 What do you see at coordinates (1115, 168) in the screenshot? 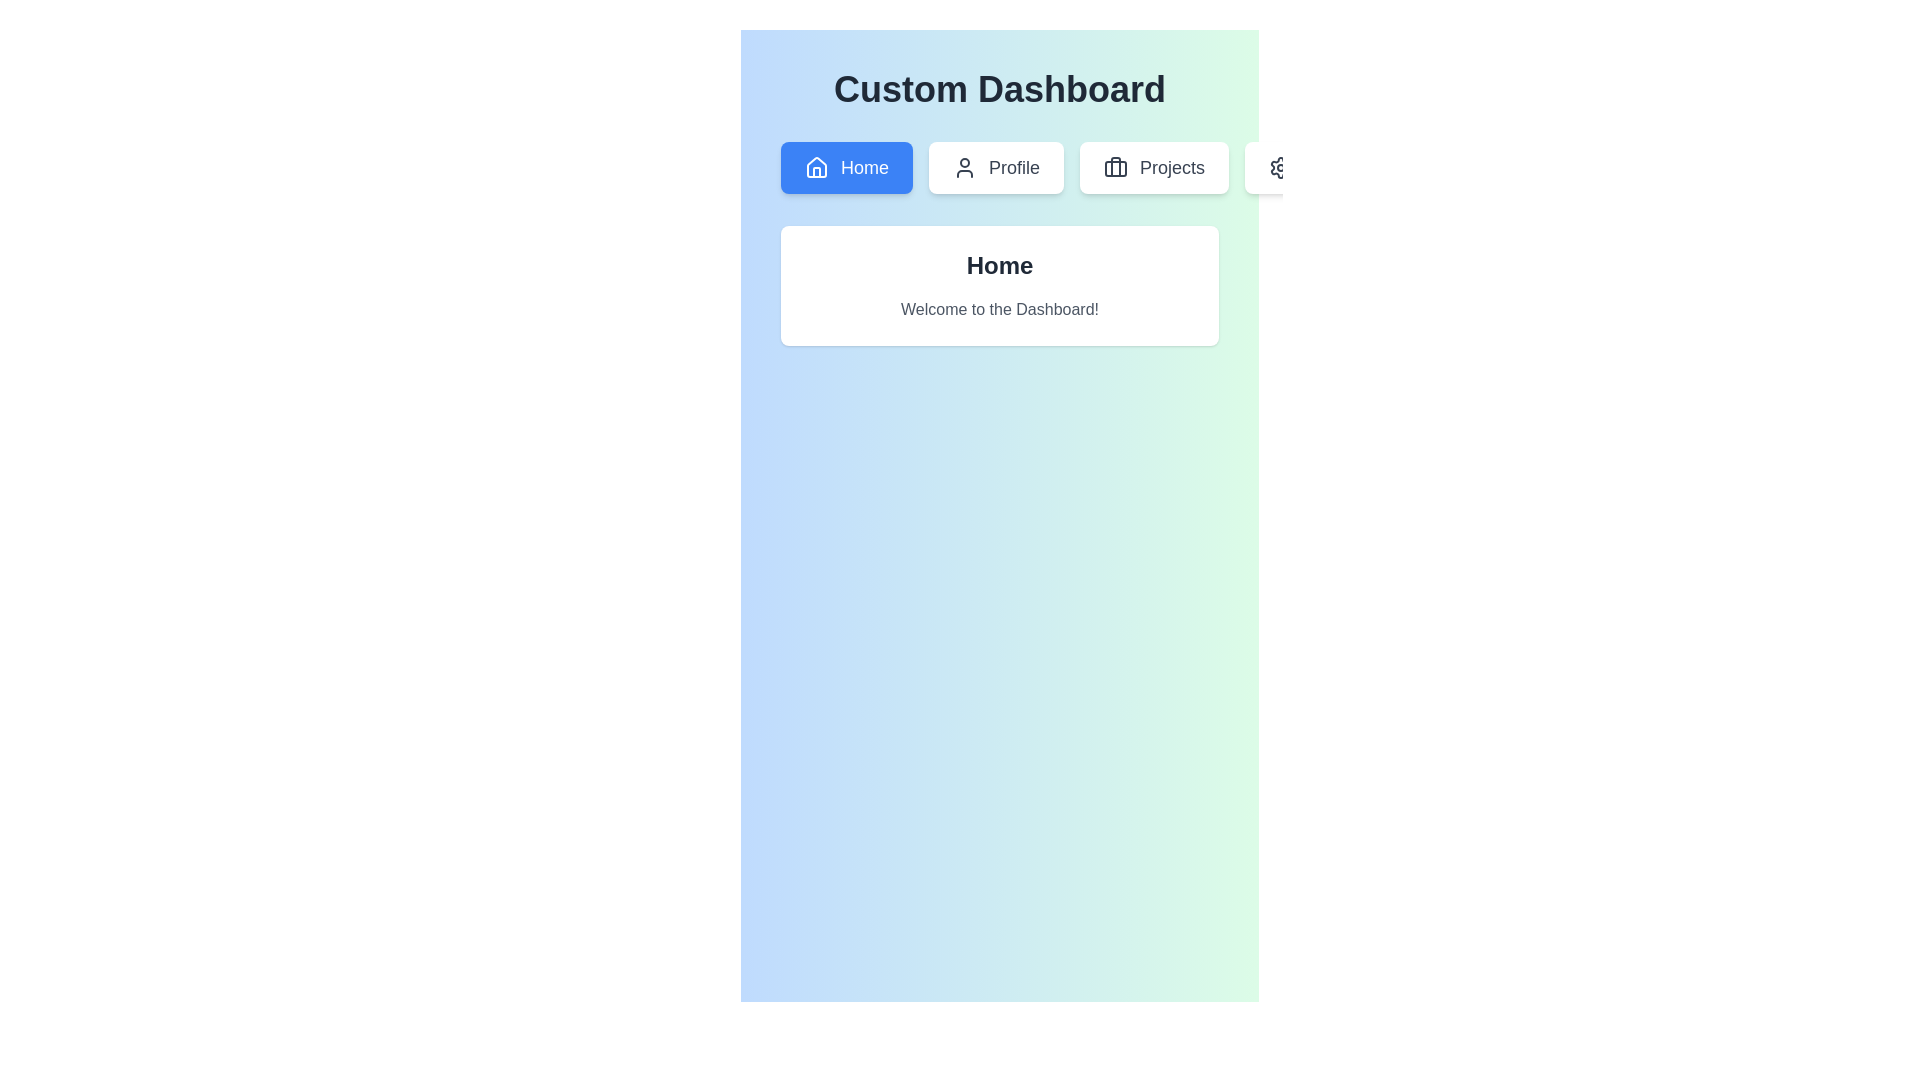
I see `the rectangular inner part of the briefcase icon located in the navigation menu, which is part of the Projects button` at bounding box center [1115, 168].